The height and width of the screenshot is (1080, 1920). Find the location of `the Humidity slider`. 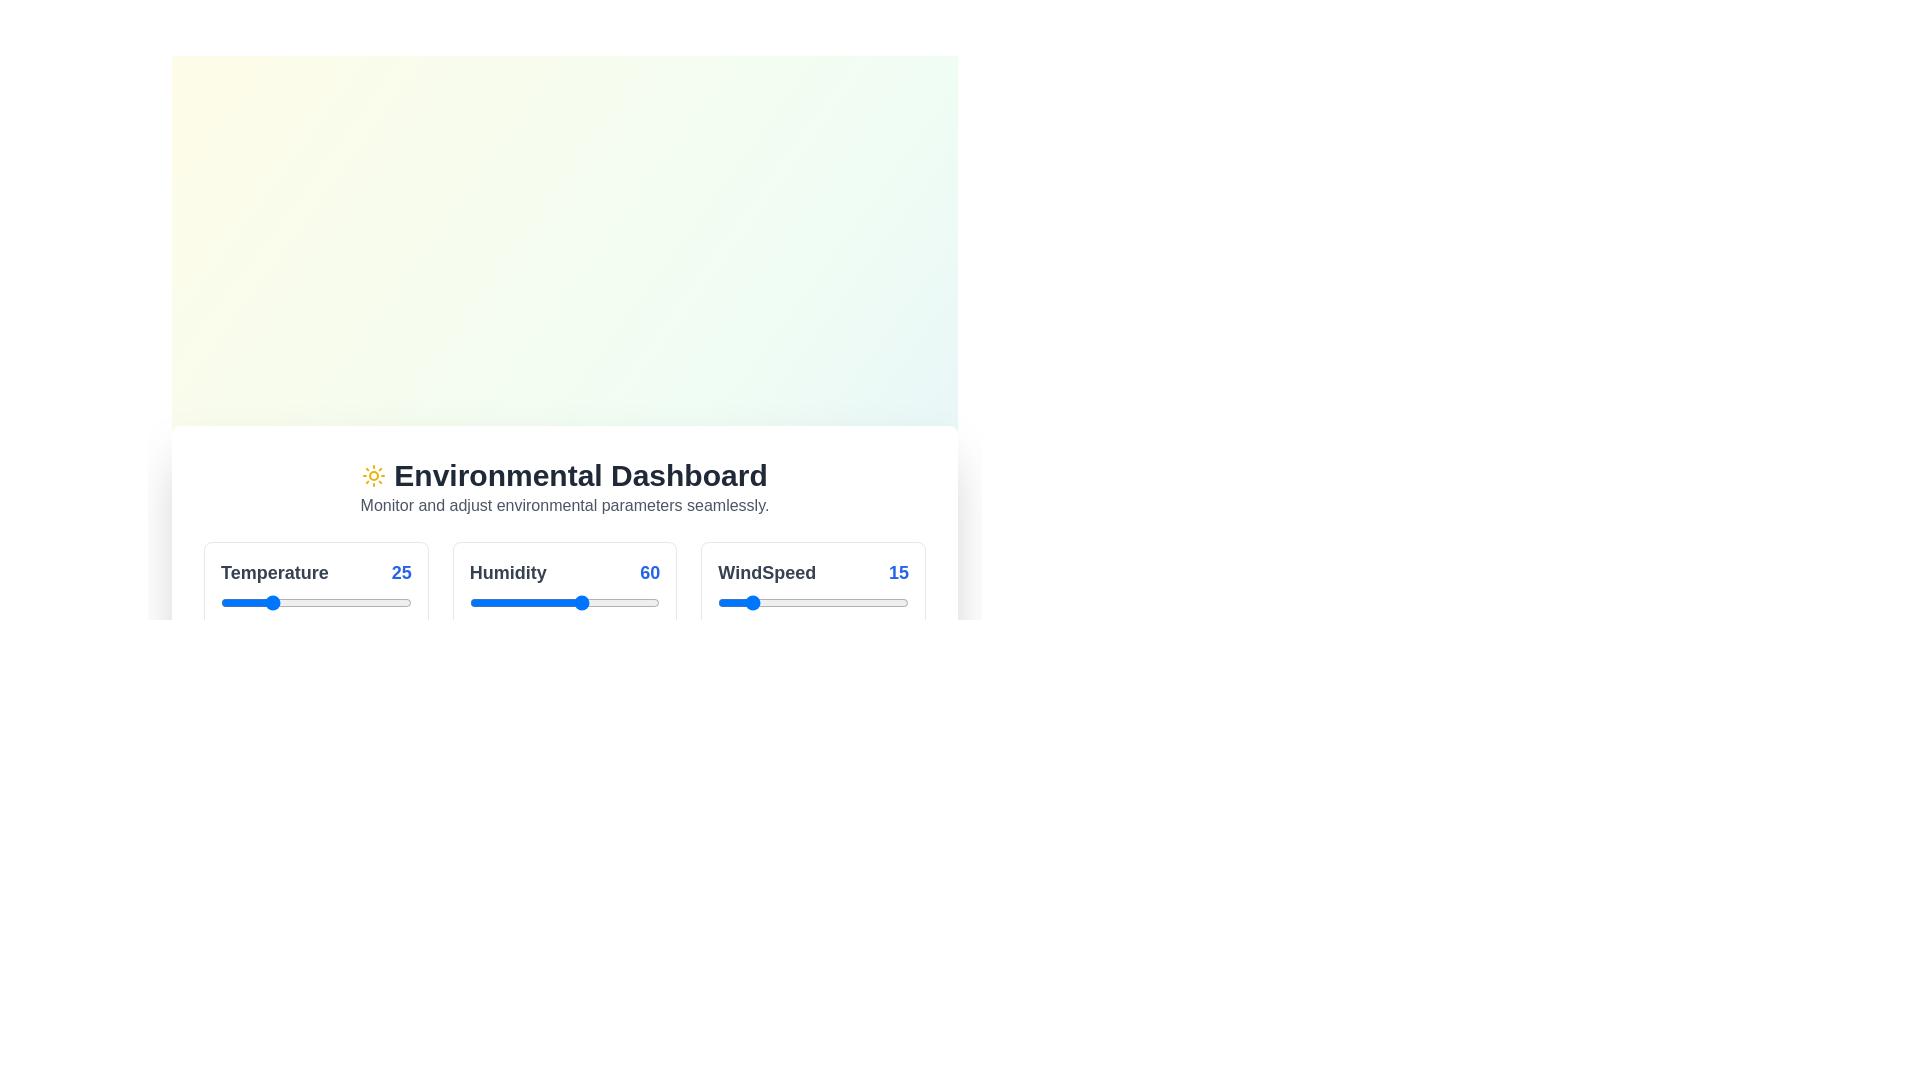

the Humidity slider is located at coordinates (621, 601).